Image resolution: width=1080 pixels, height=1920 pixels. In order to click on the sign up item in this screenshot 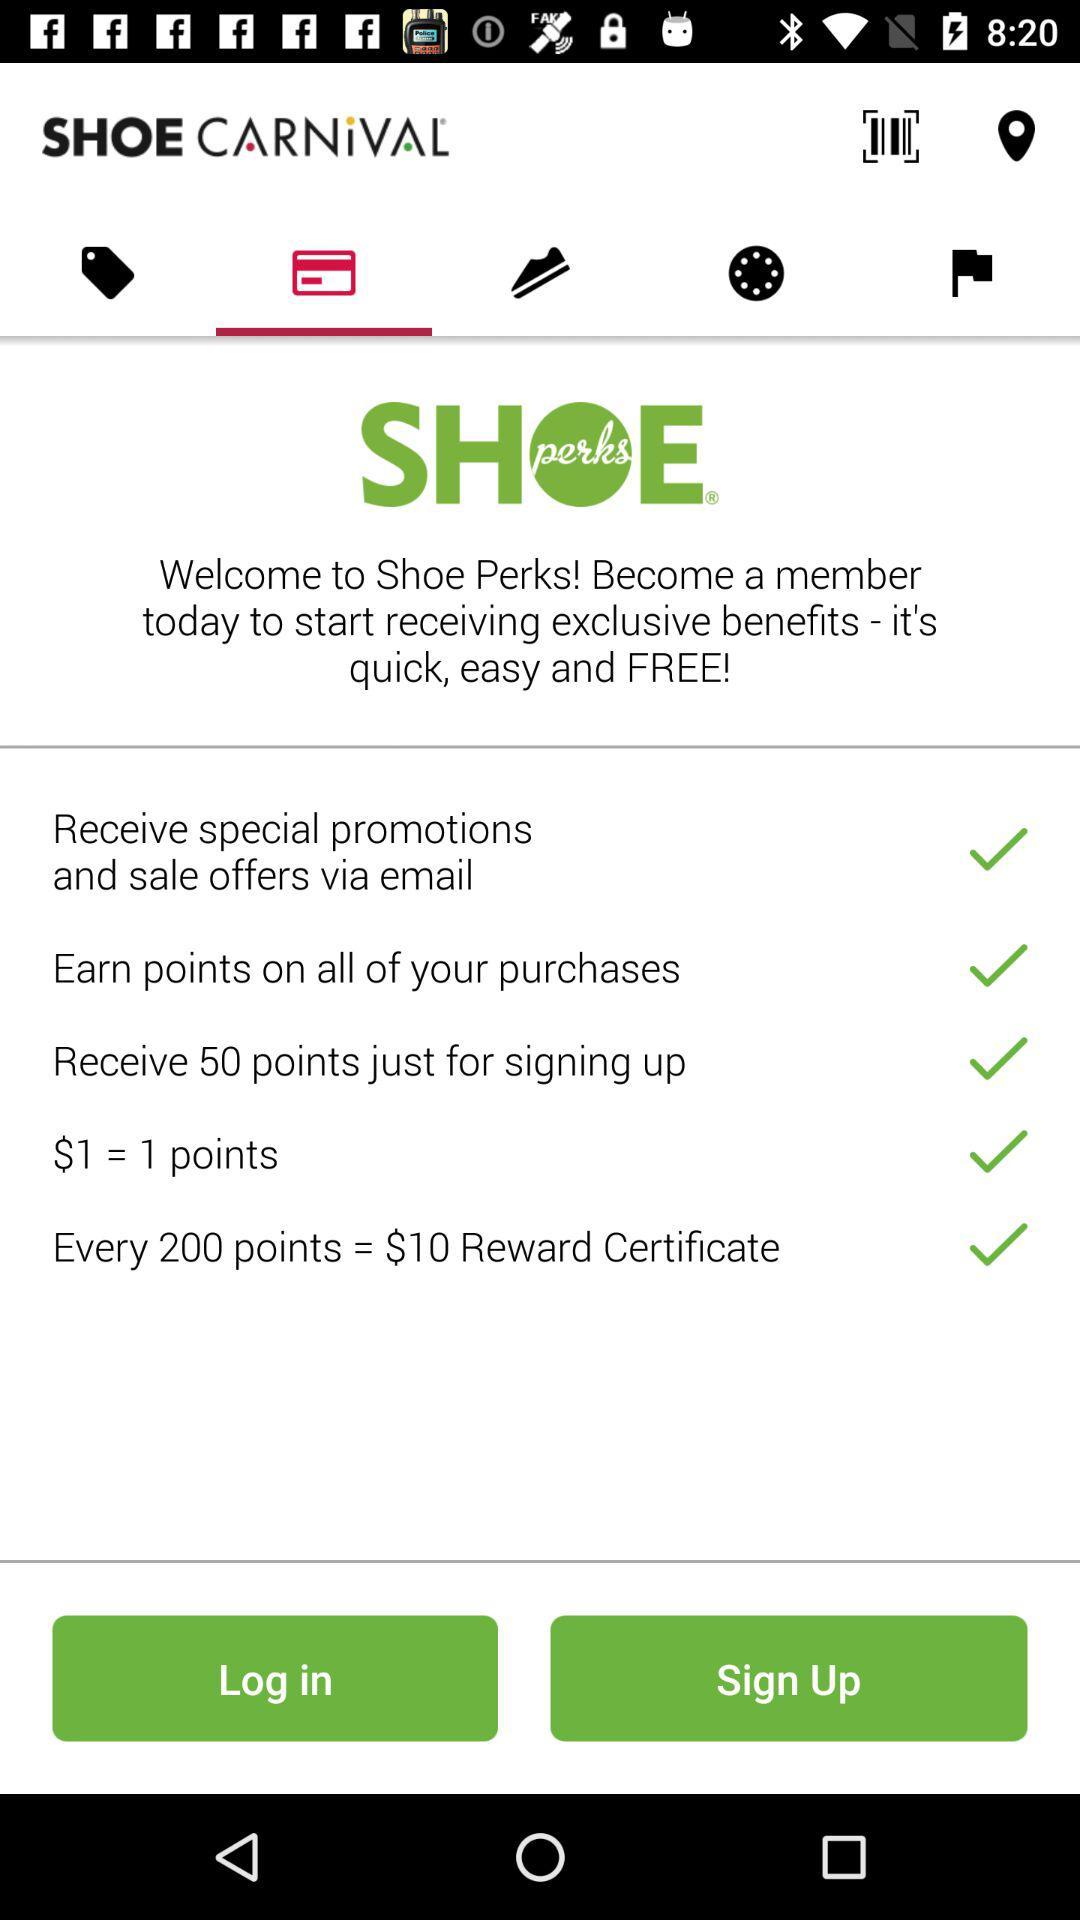, I will do `click(788, 1678)`.